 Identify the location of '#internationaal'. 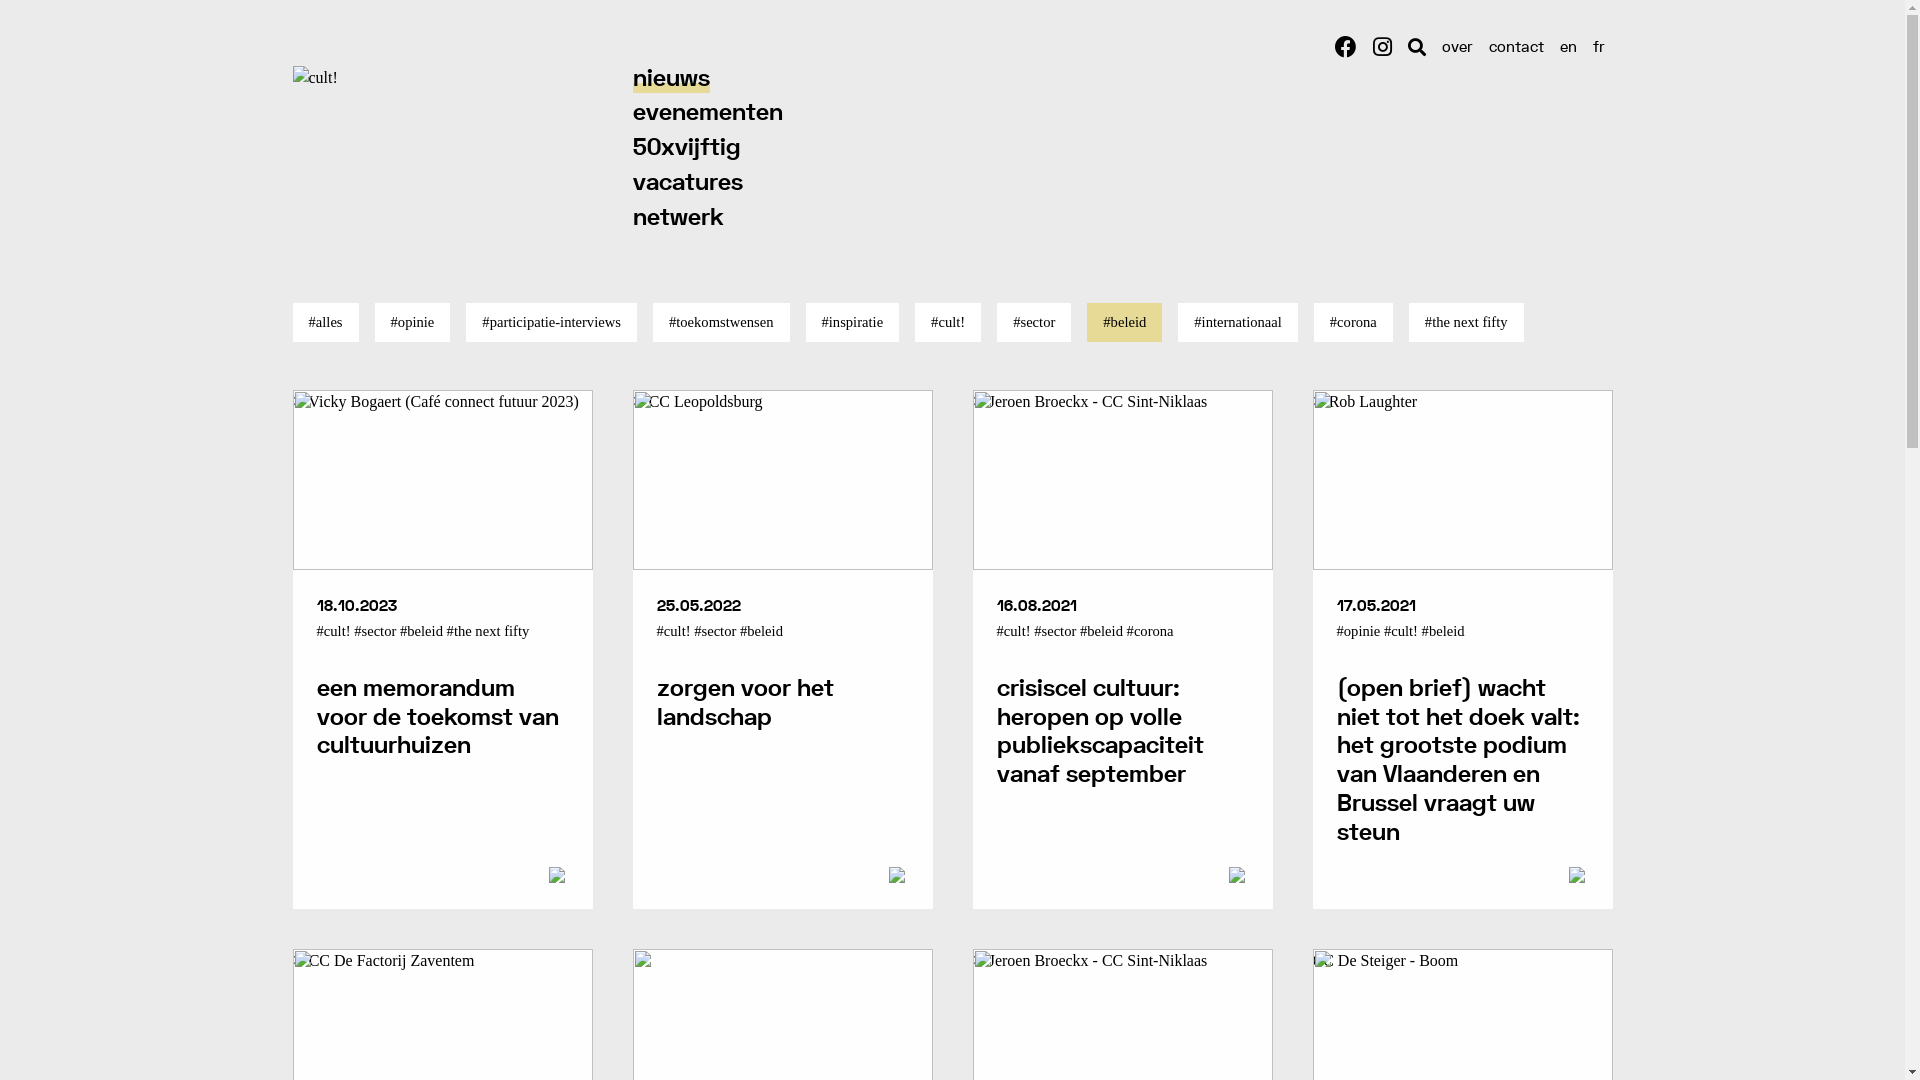
(1237, 321).